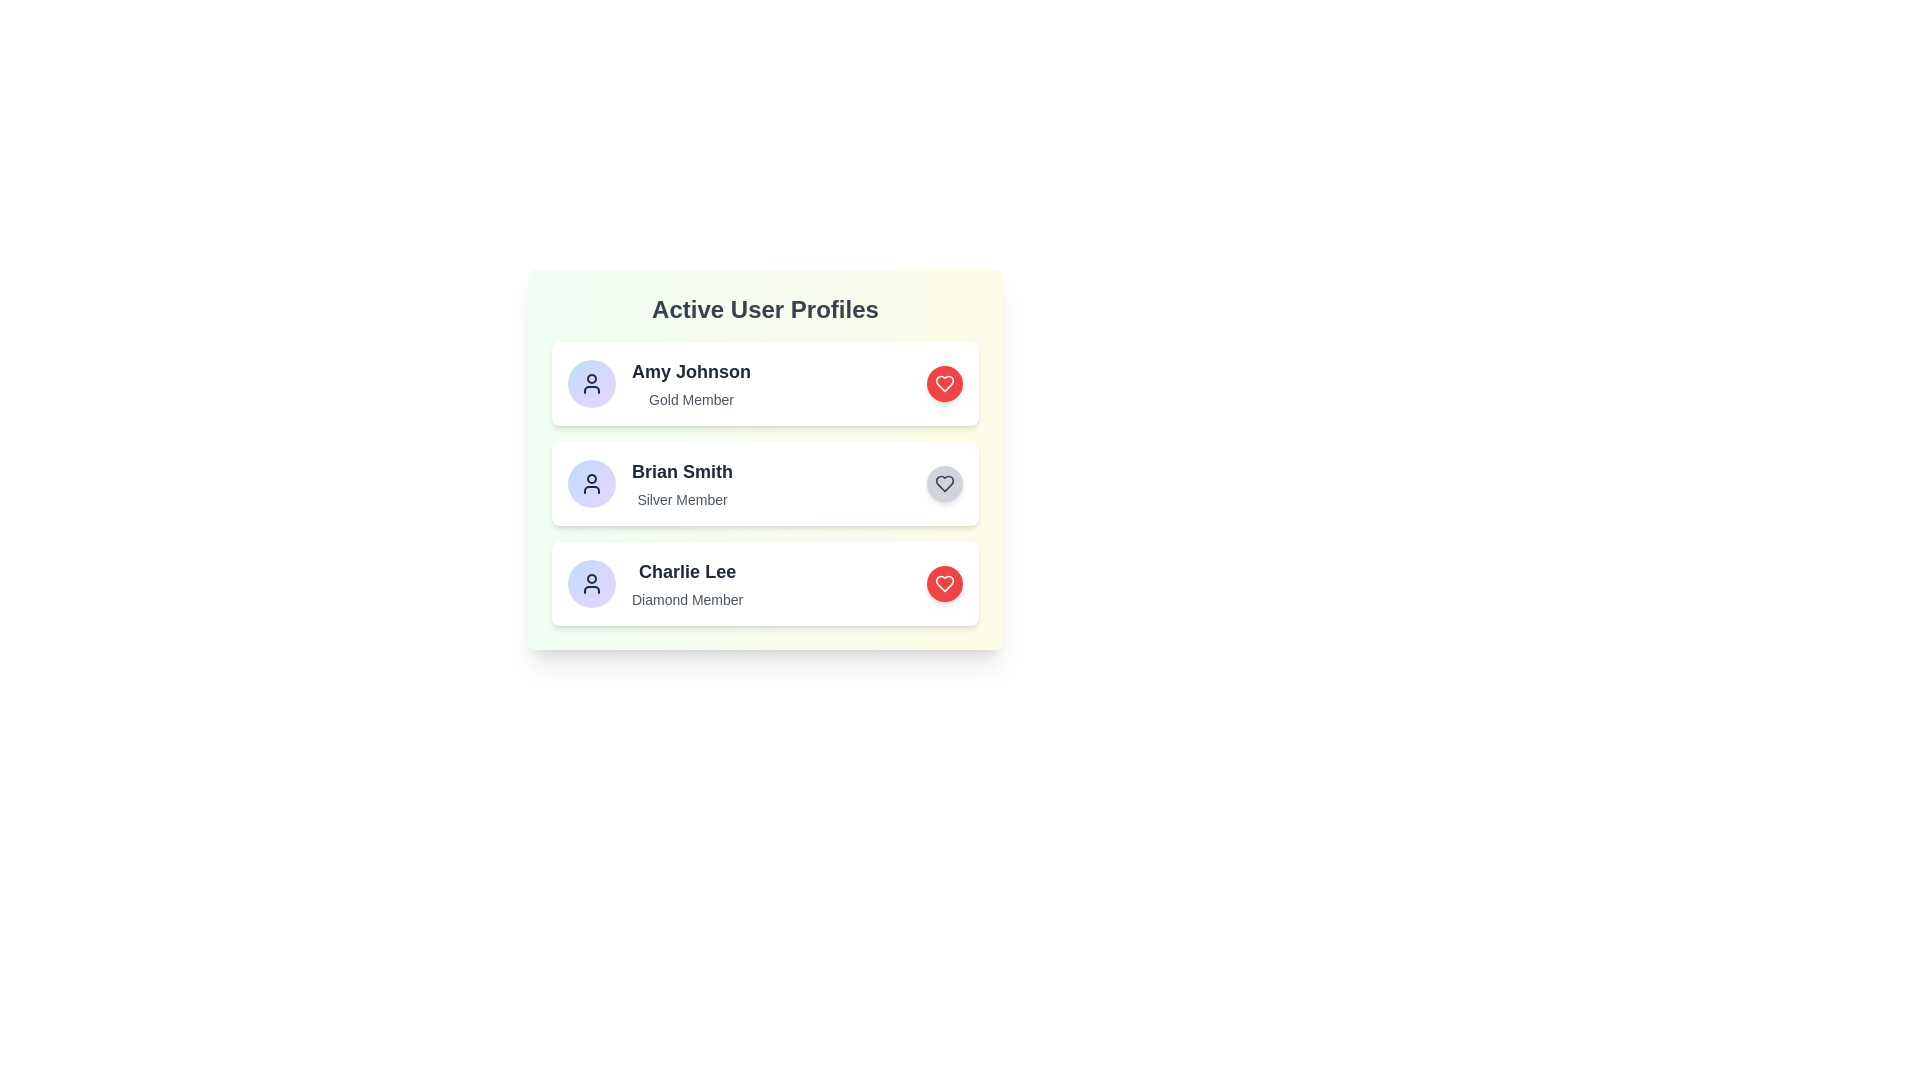  I want to click on the Text label that displays the name and membership status of a user in the user profile section, located next to a circular icon and a heart-shaped button, so click(691, 384).